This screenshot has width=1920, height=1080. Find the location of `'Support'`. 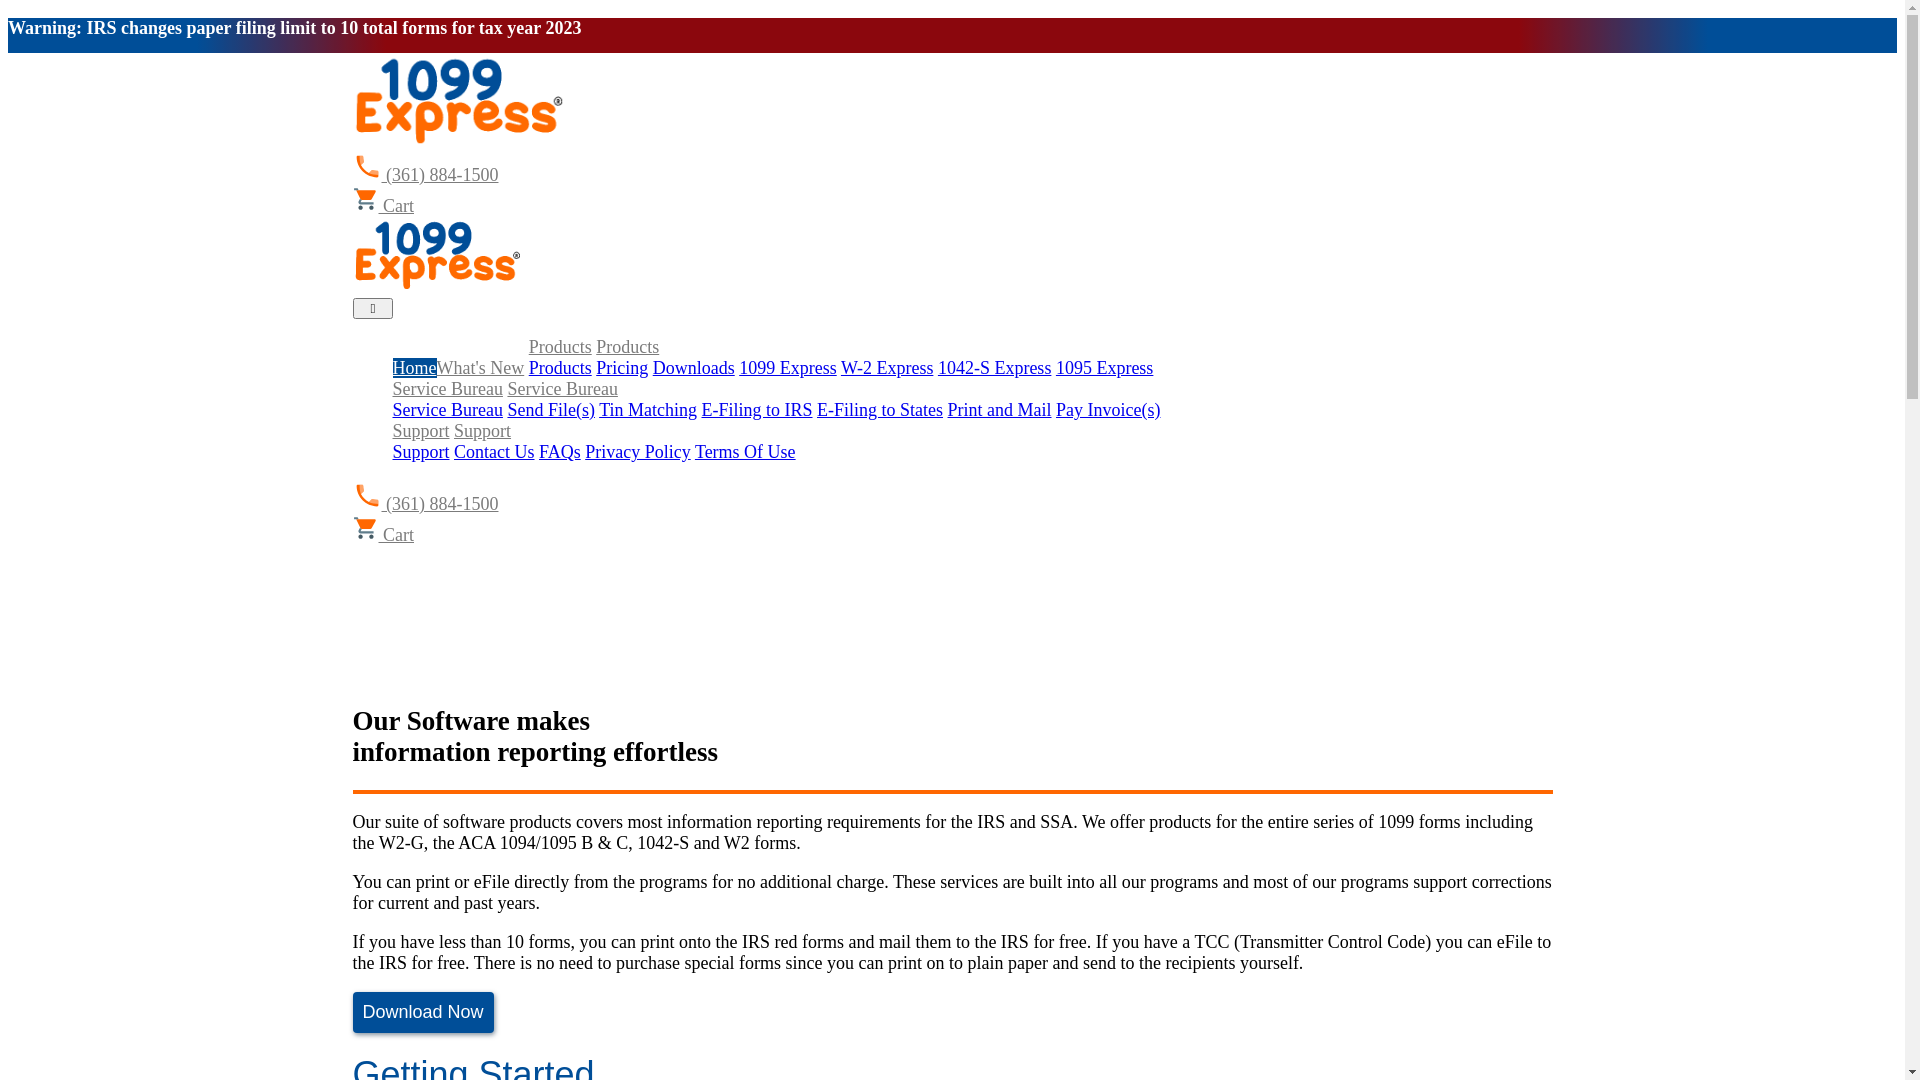

'Support' is located at coordinates (482, 430).